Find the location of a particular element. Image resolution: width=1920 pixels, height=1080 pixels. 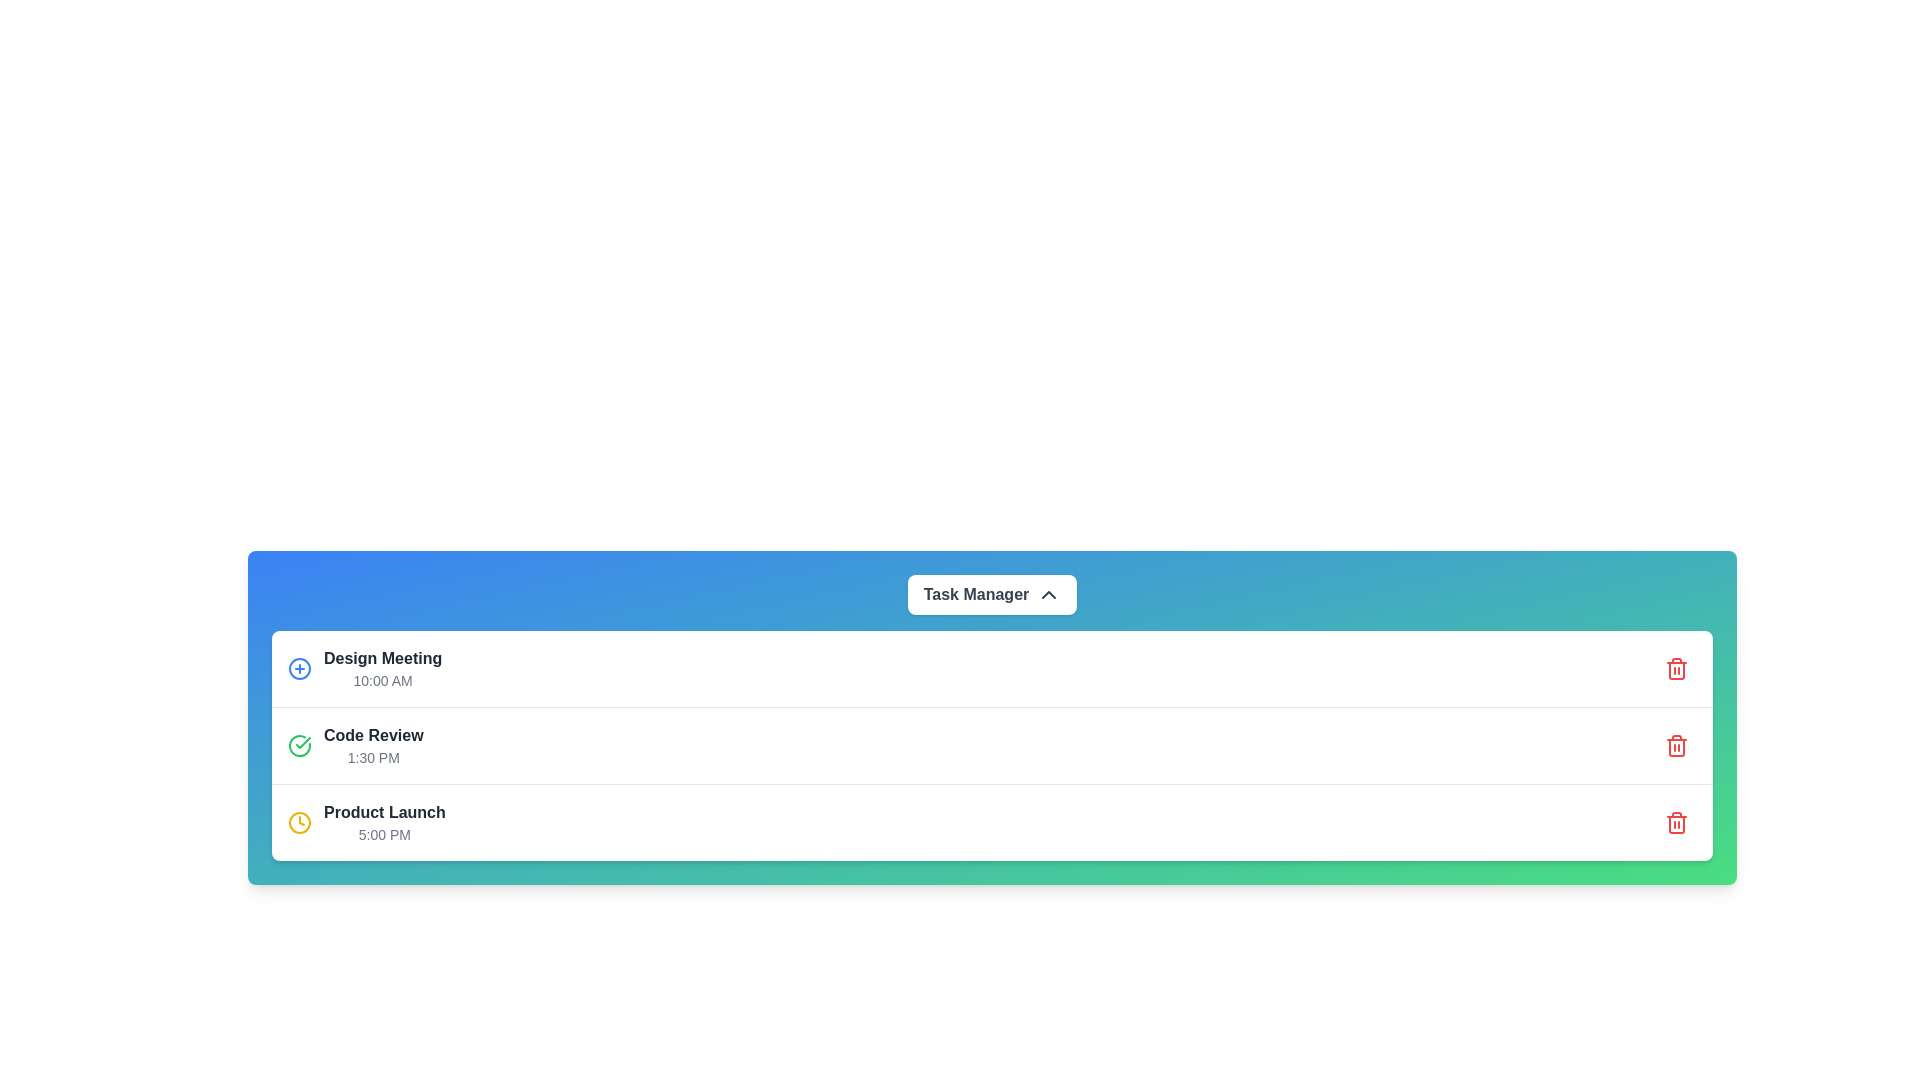

the circular component styled with a yellow fill located within the SVG clock icon, which is positioned to the left of the 'Product Launch' label is located at coordinates (298, 822).